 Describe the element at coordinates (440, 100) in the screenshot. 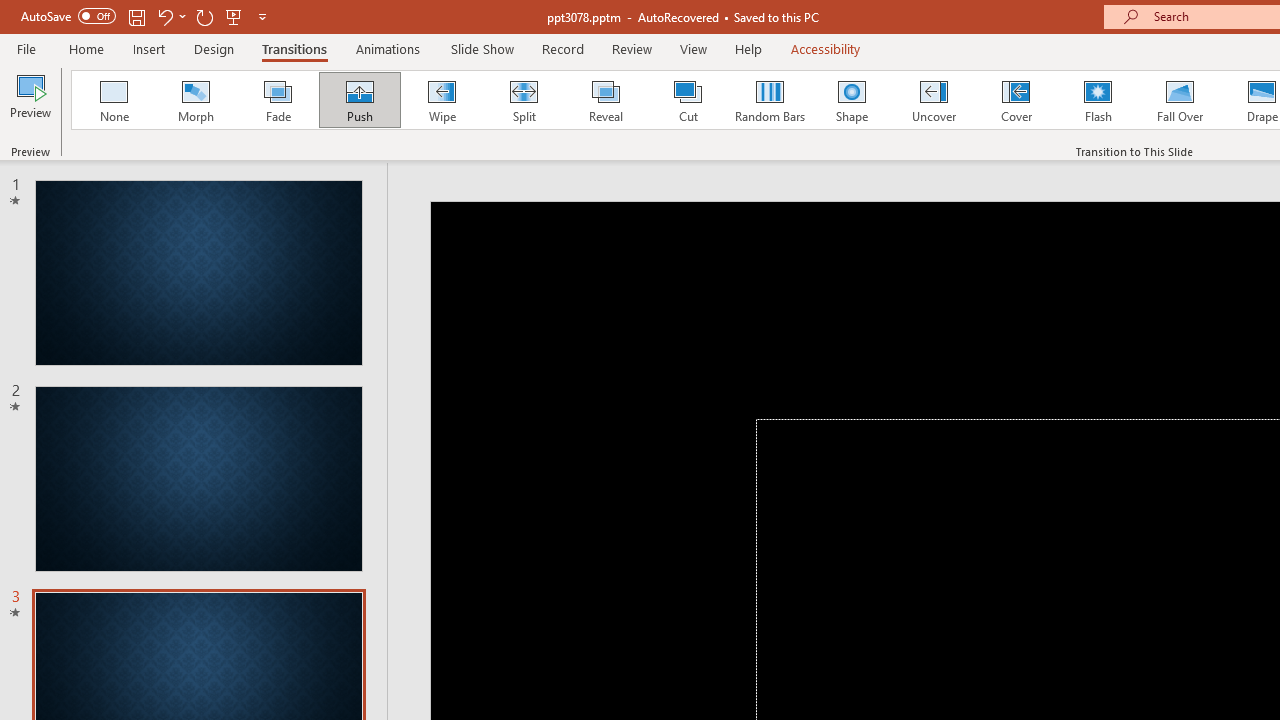

I see `'Wipe'` at that location.